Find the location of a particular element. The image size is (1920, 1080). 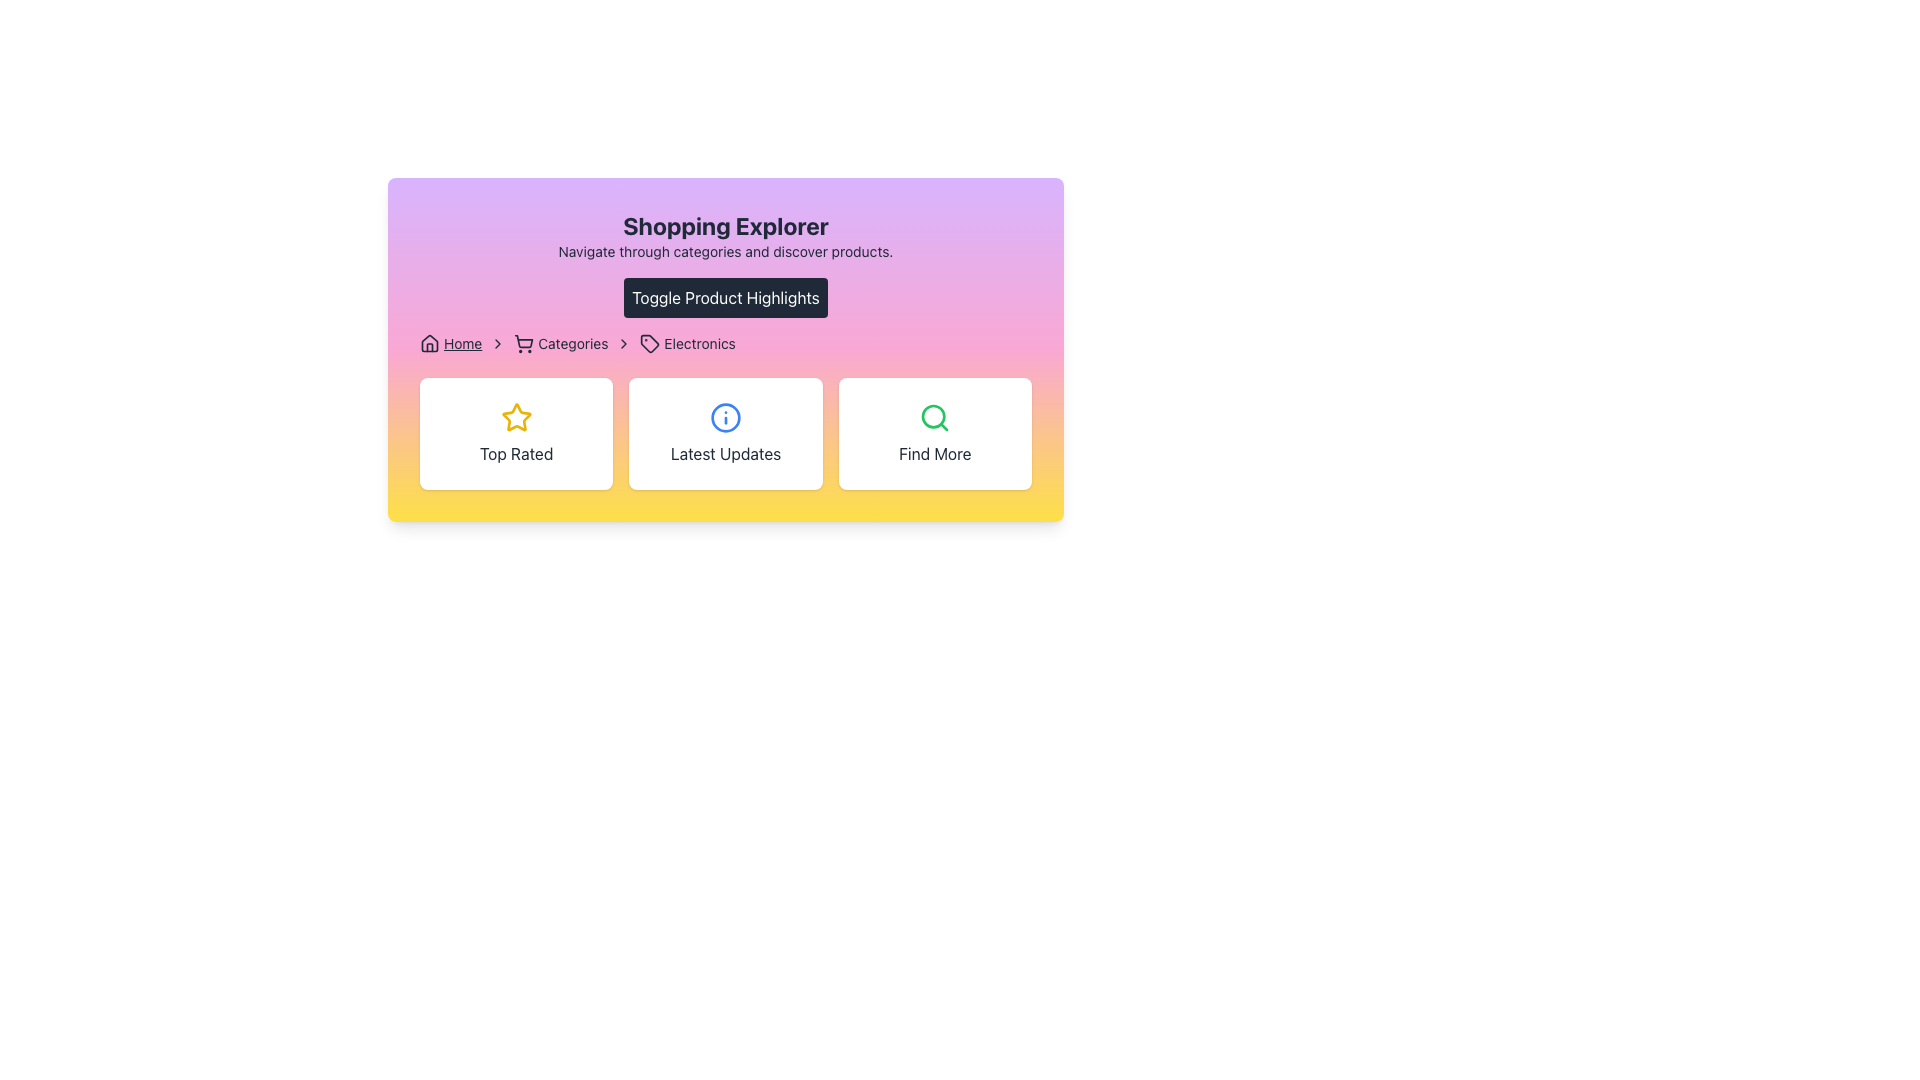

the circular blue outlined information icon located in the 'Latest Updates' card is located at coordinates (724, 416).